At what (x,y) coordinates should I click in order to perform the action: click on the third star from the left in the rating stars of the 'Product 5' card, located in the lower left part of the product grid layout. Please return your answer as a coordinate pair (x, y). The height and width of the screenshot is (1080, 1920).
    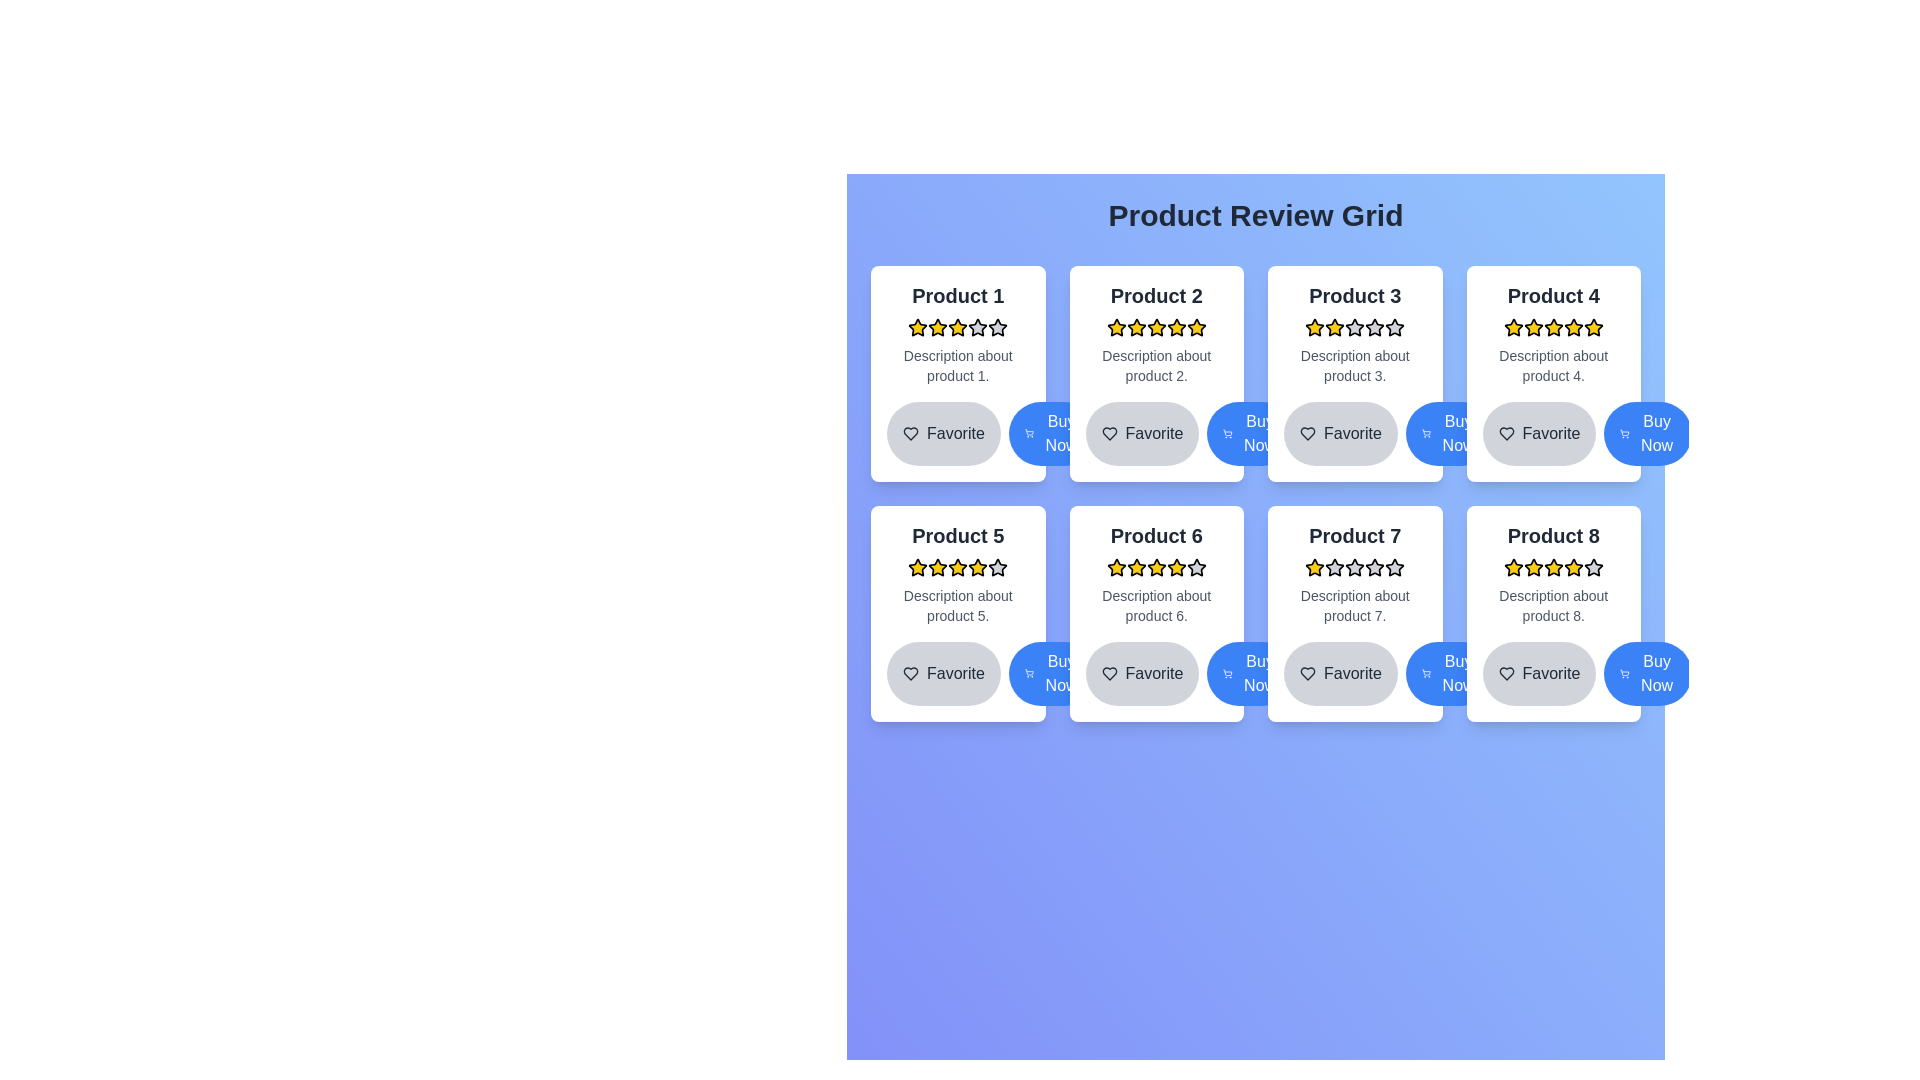
    Looking at the image, I should click on (998, 567).